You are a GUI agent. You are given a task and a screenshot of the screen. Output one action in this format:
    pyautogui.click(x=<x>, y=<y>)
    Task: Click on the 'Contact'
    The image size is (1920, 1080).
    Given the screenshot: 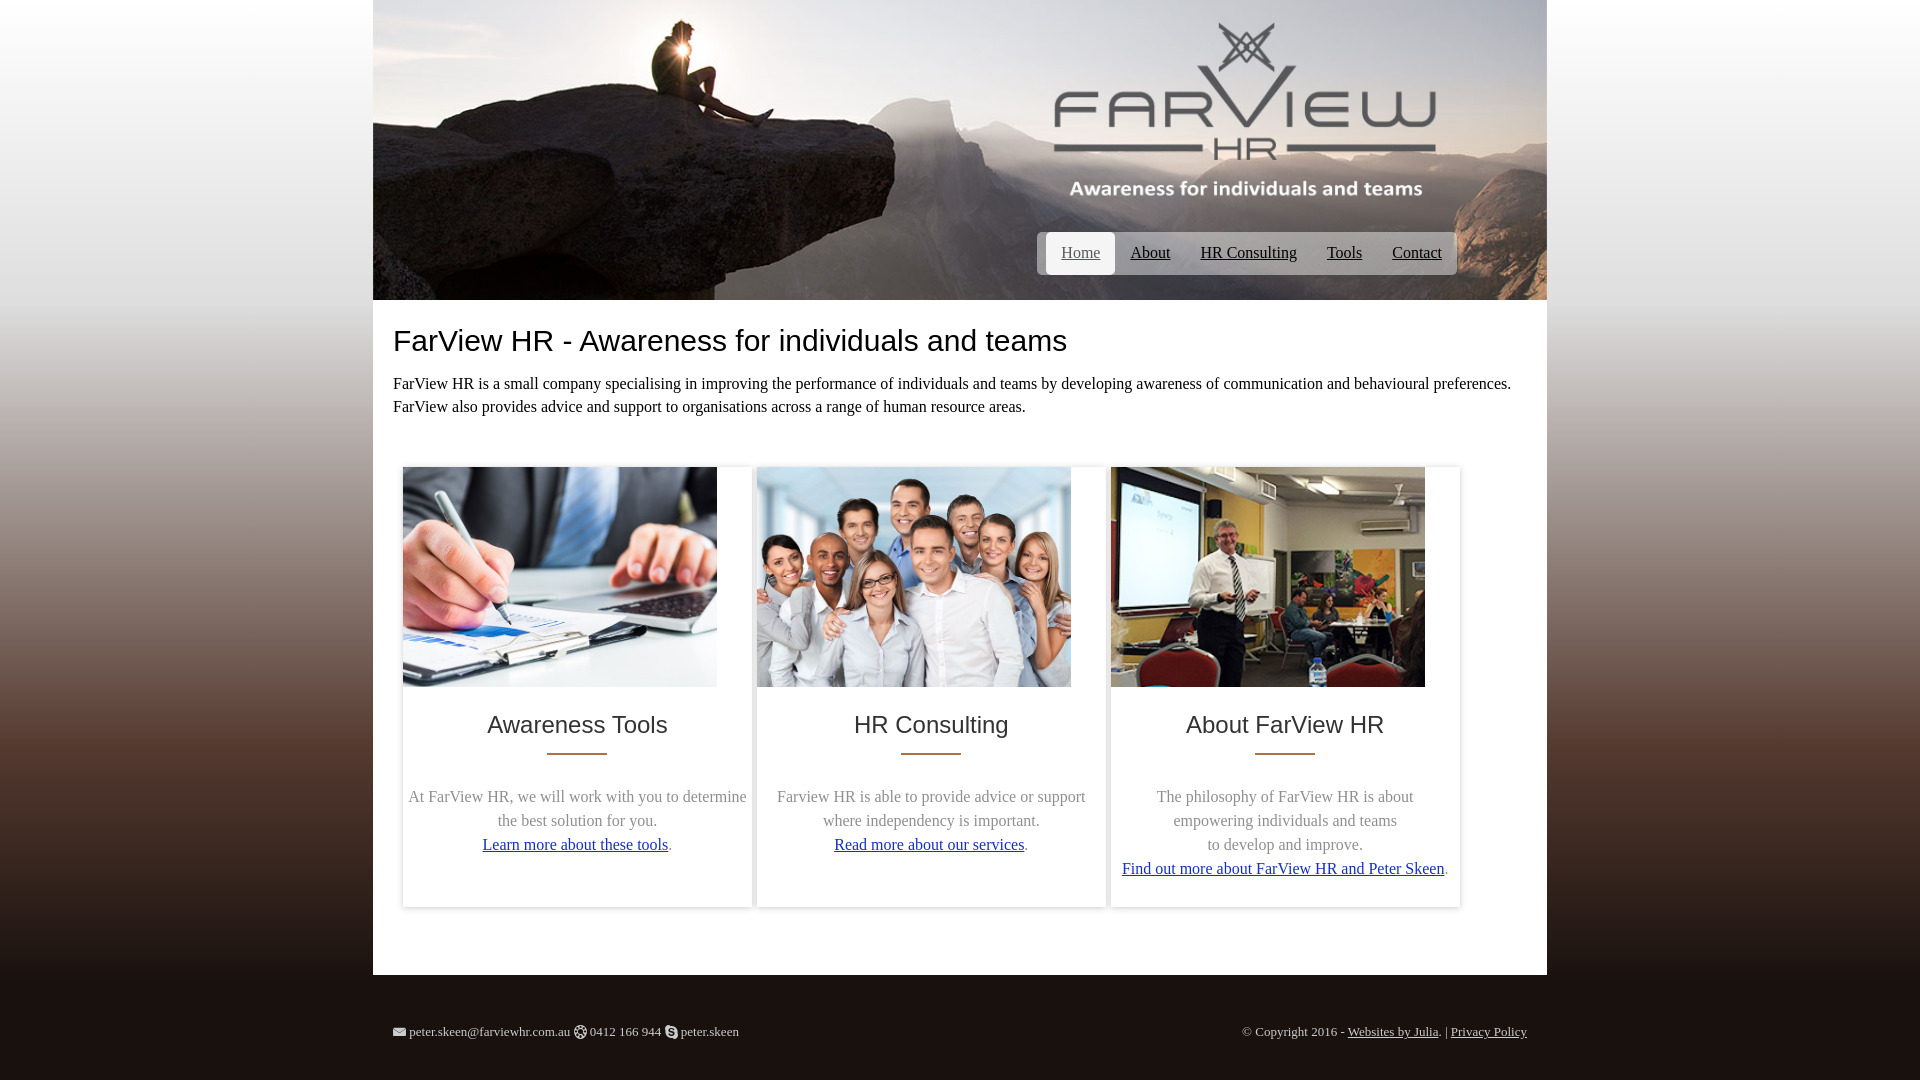 What is the action you would take?
    pyautogui.click(x=1376, y=252)
    